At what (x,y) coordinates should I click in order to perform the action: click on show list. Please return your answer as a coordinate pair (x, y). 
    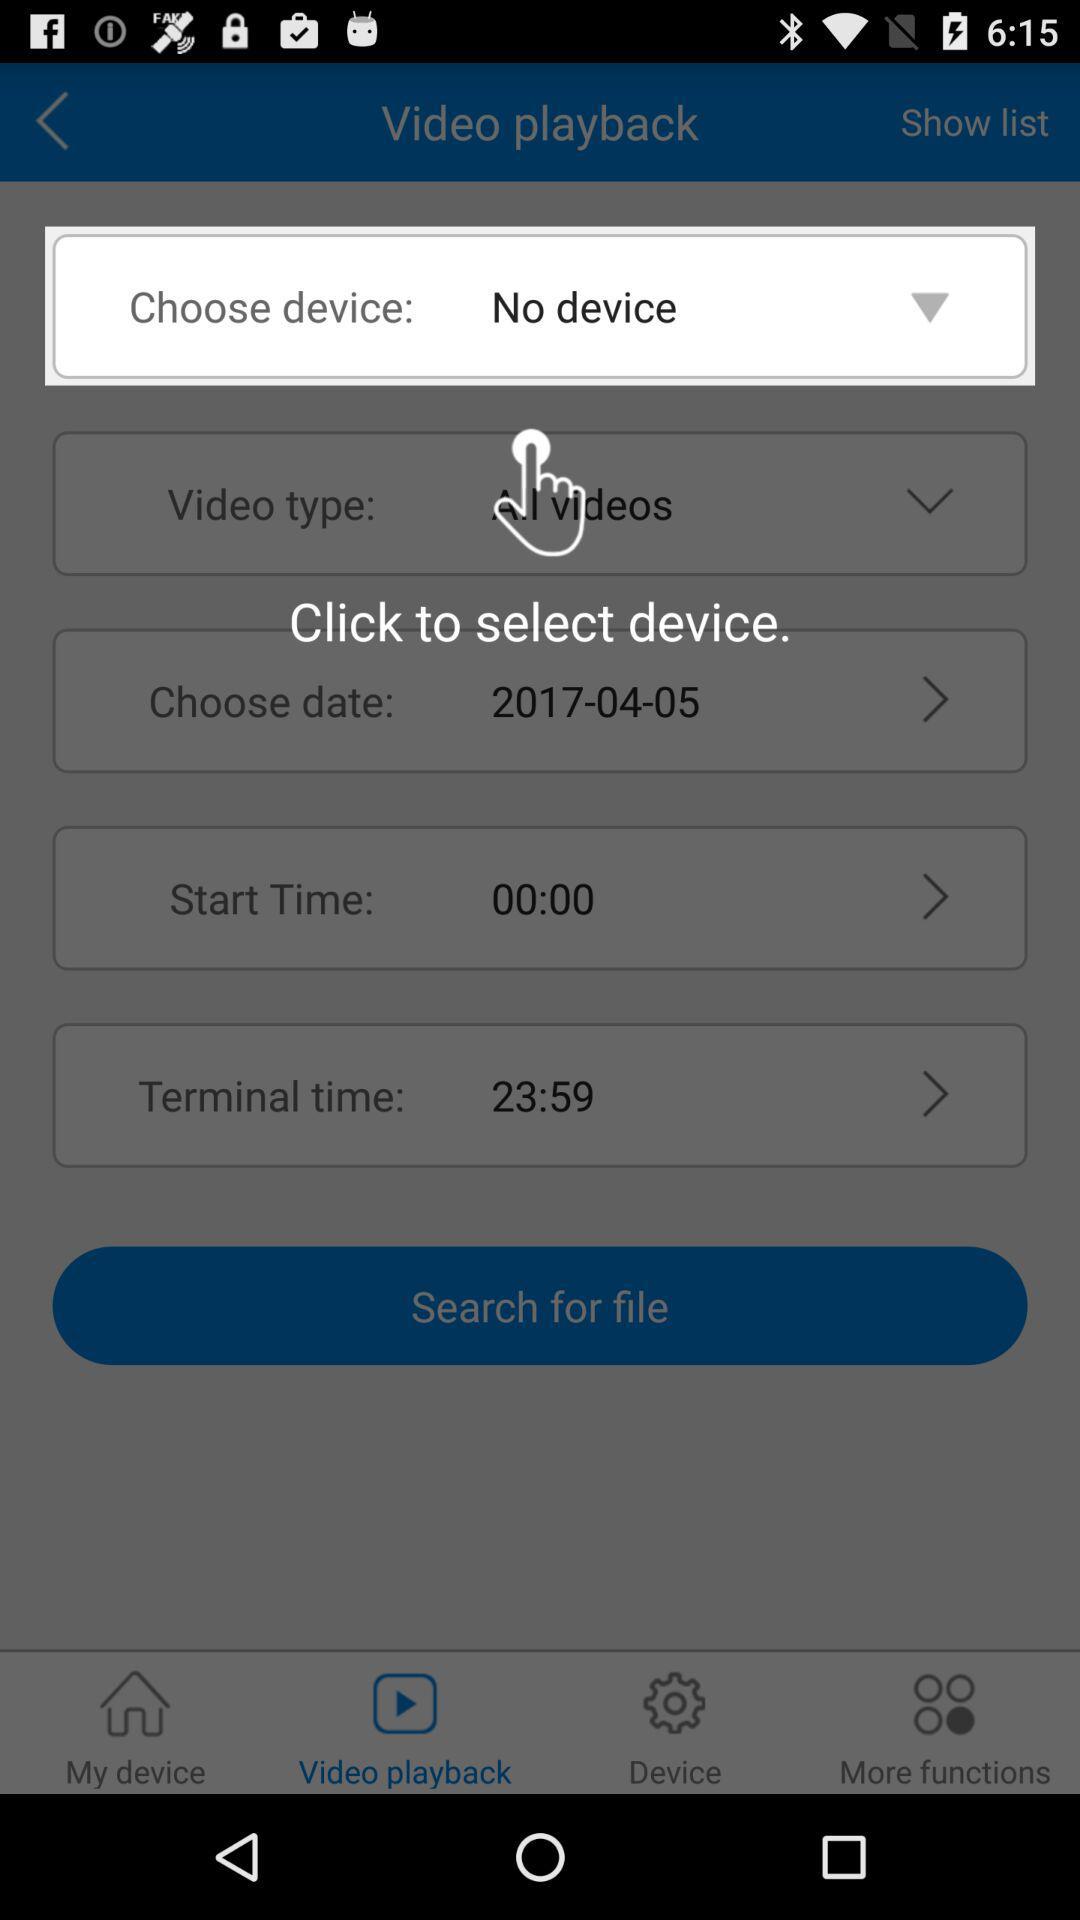
    Looking at the image, I should click on (974, 120).